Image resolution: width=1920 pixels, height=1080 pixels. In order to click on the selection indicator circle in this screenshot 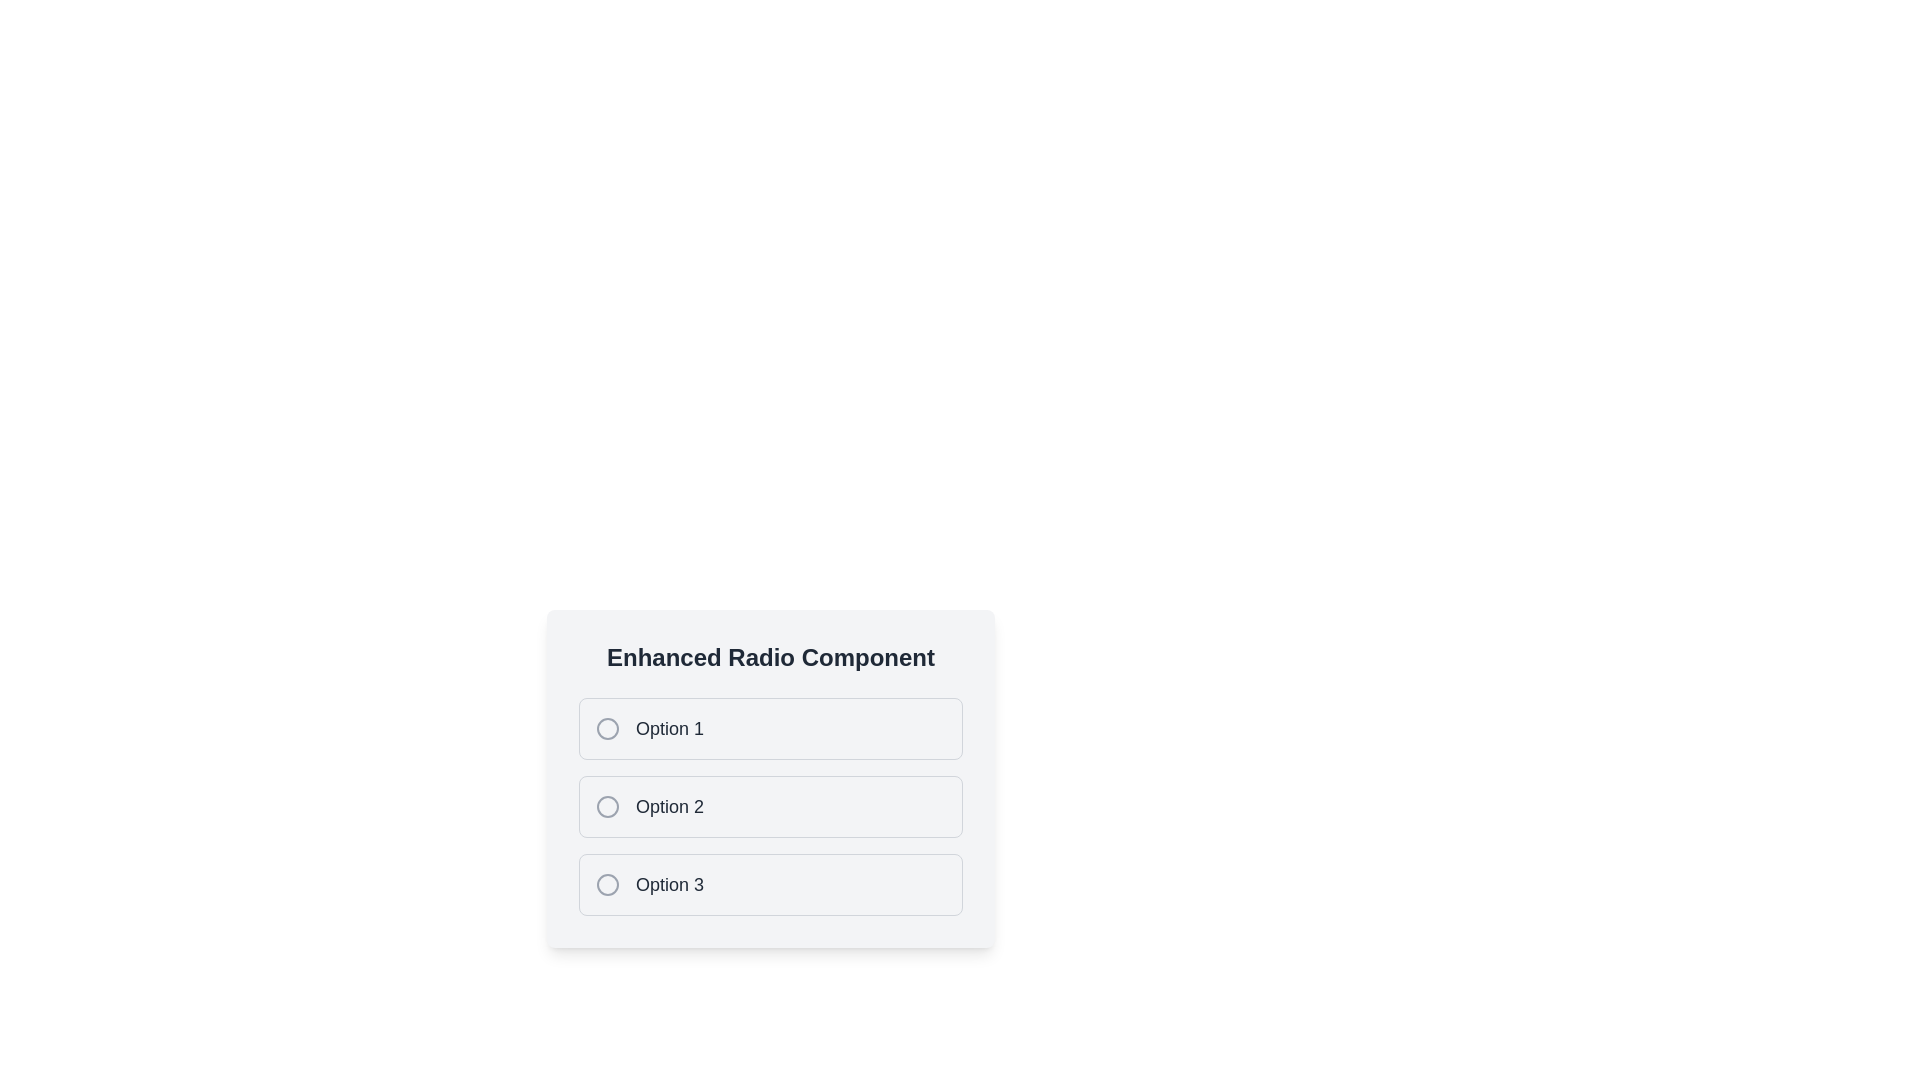, I will do `click(607, 883)`.